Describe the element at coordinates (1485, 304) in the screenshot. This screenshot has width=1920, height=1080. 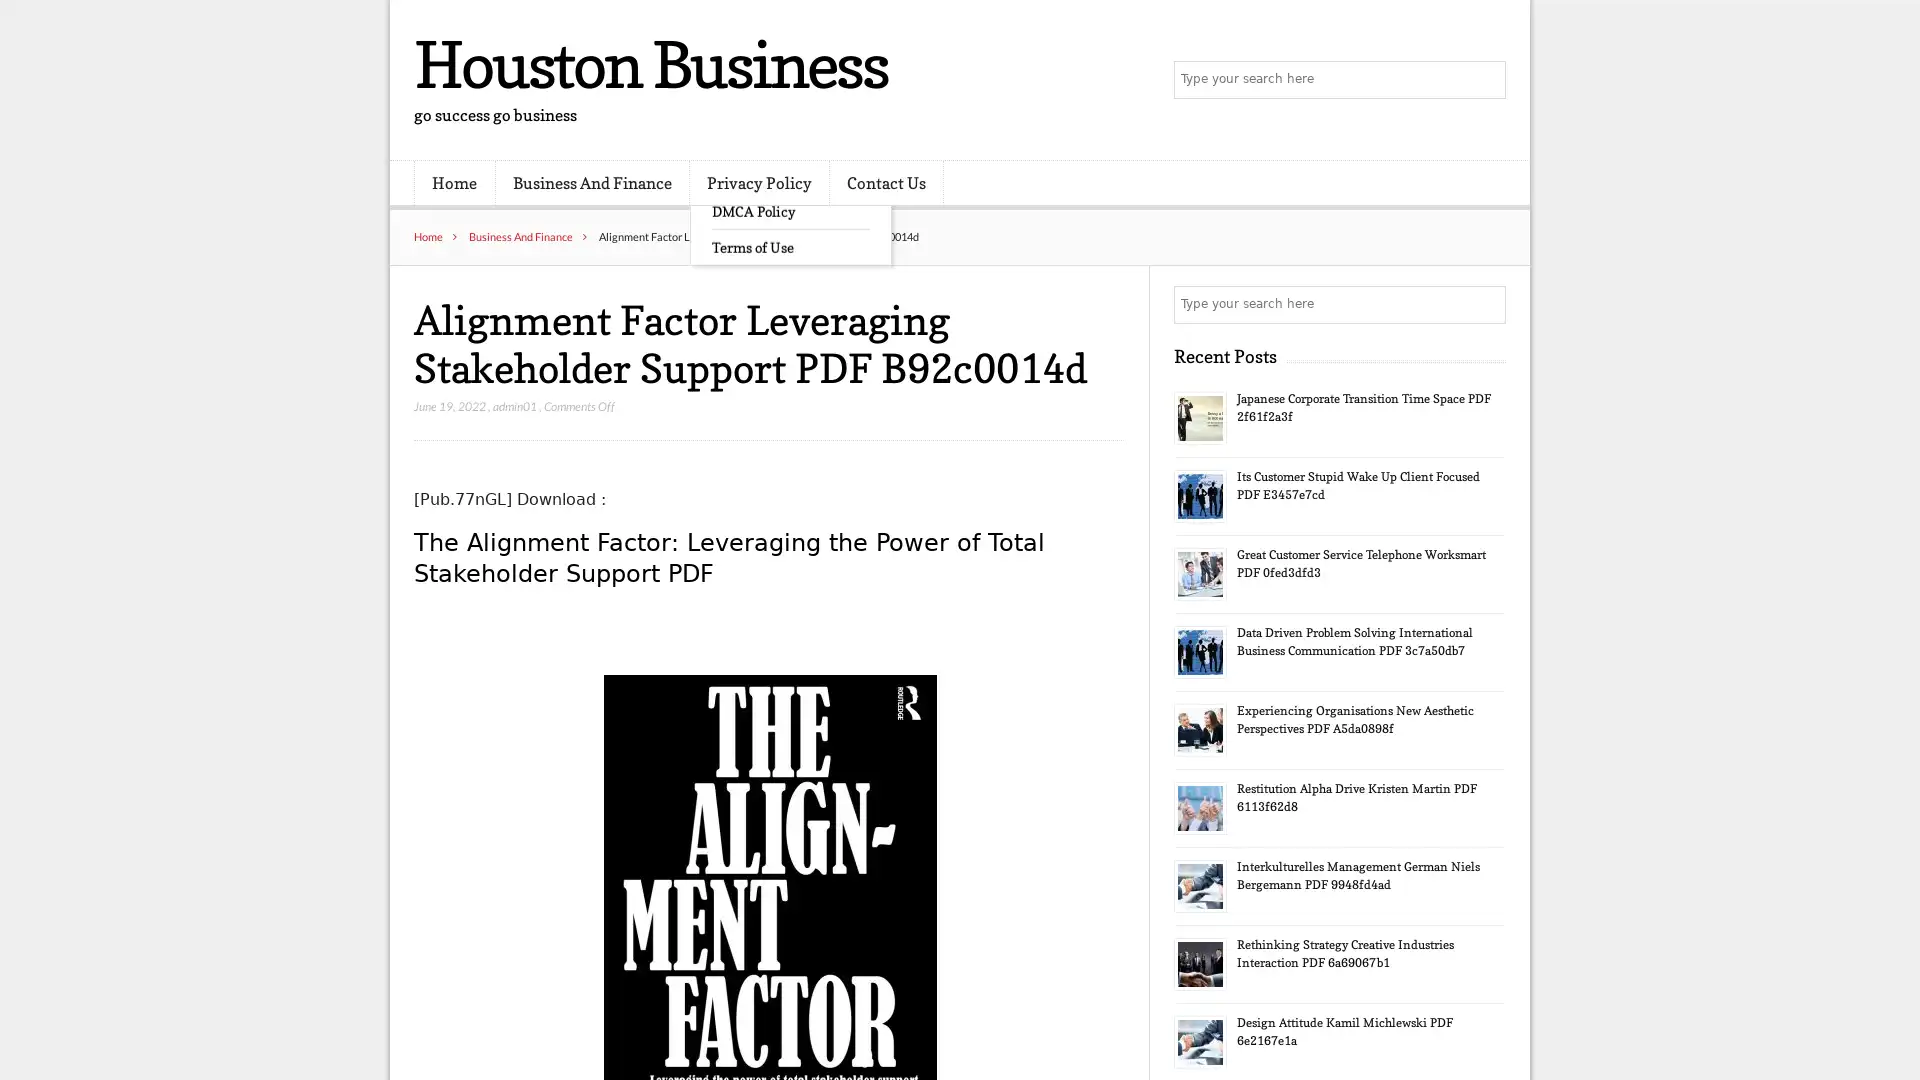
I see `Search` at that location.